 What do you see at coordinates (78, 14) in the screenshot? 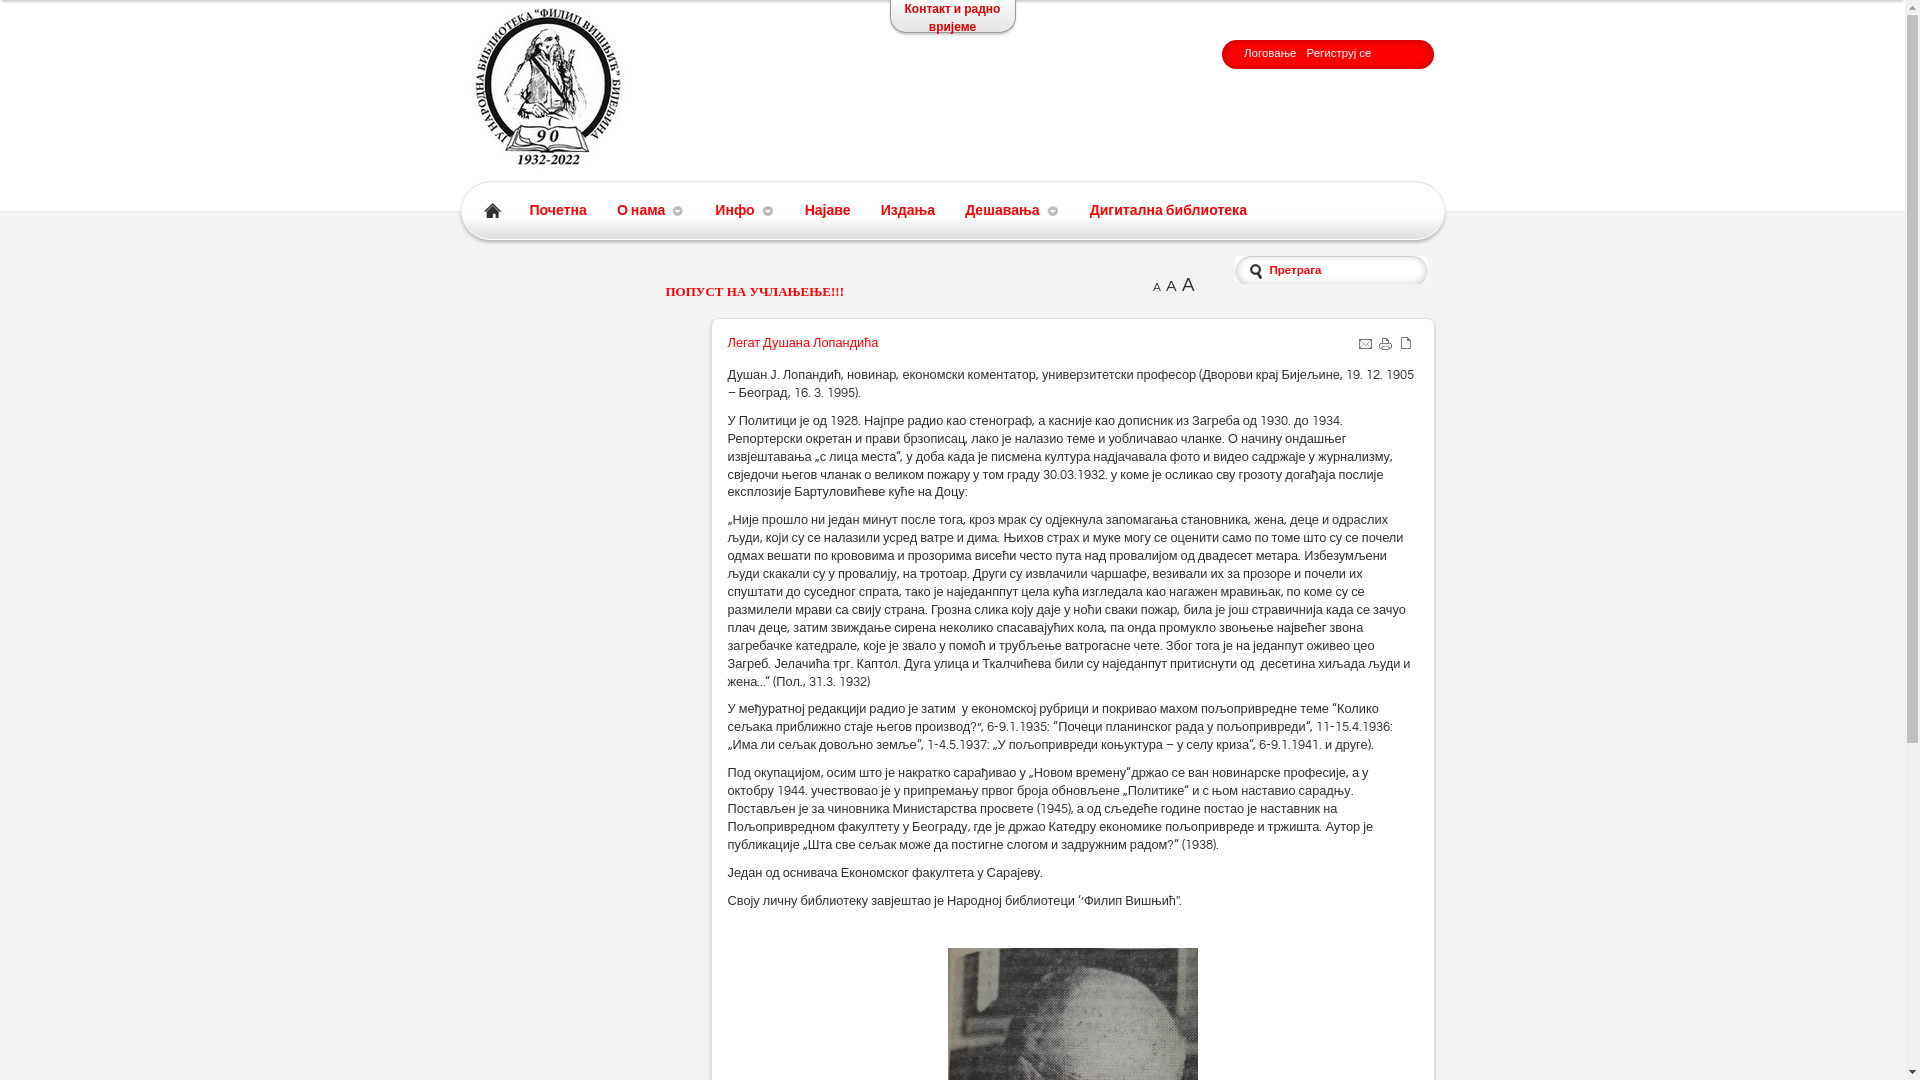
I see `'Search'` at bounding box center [78, 14].